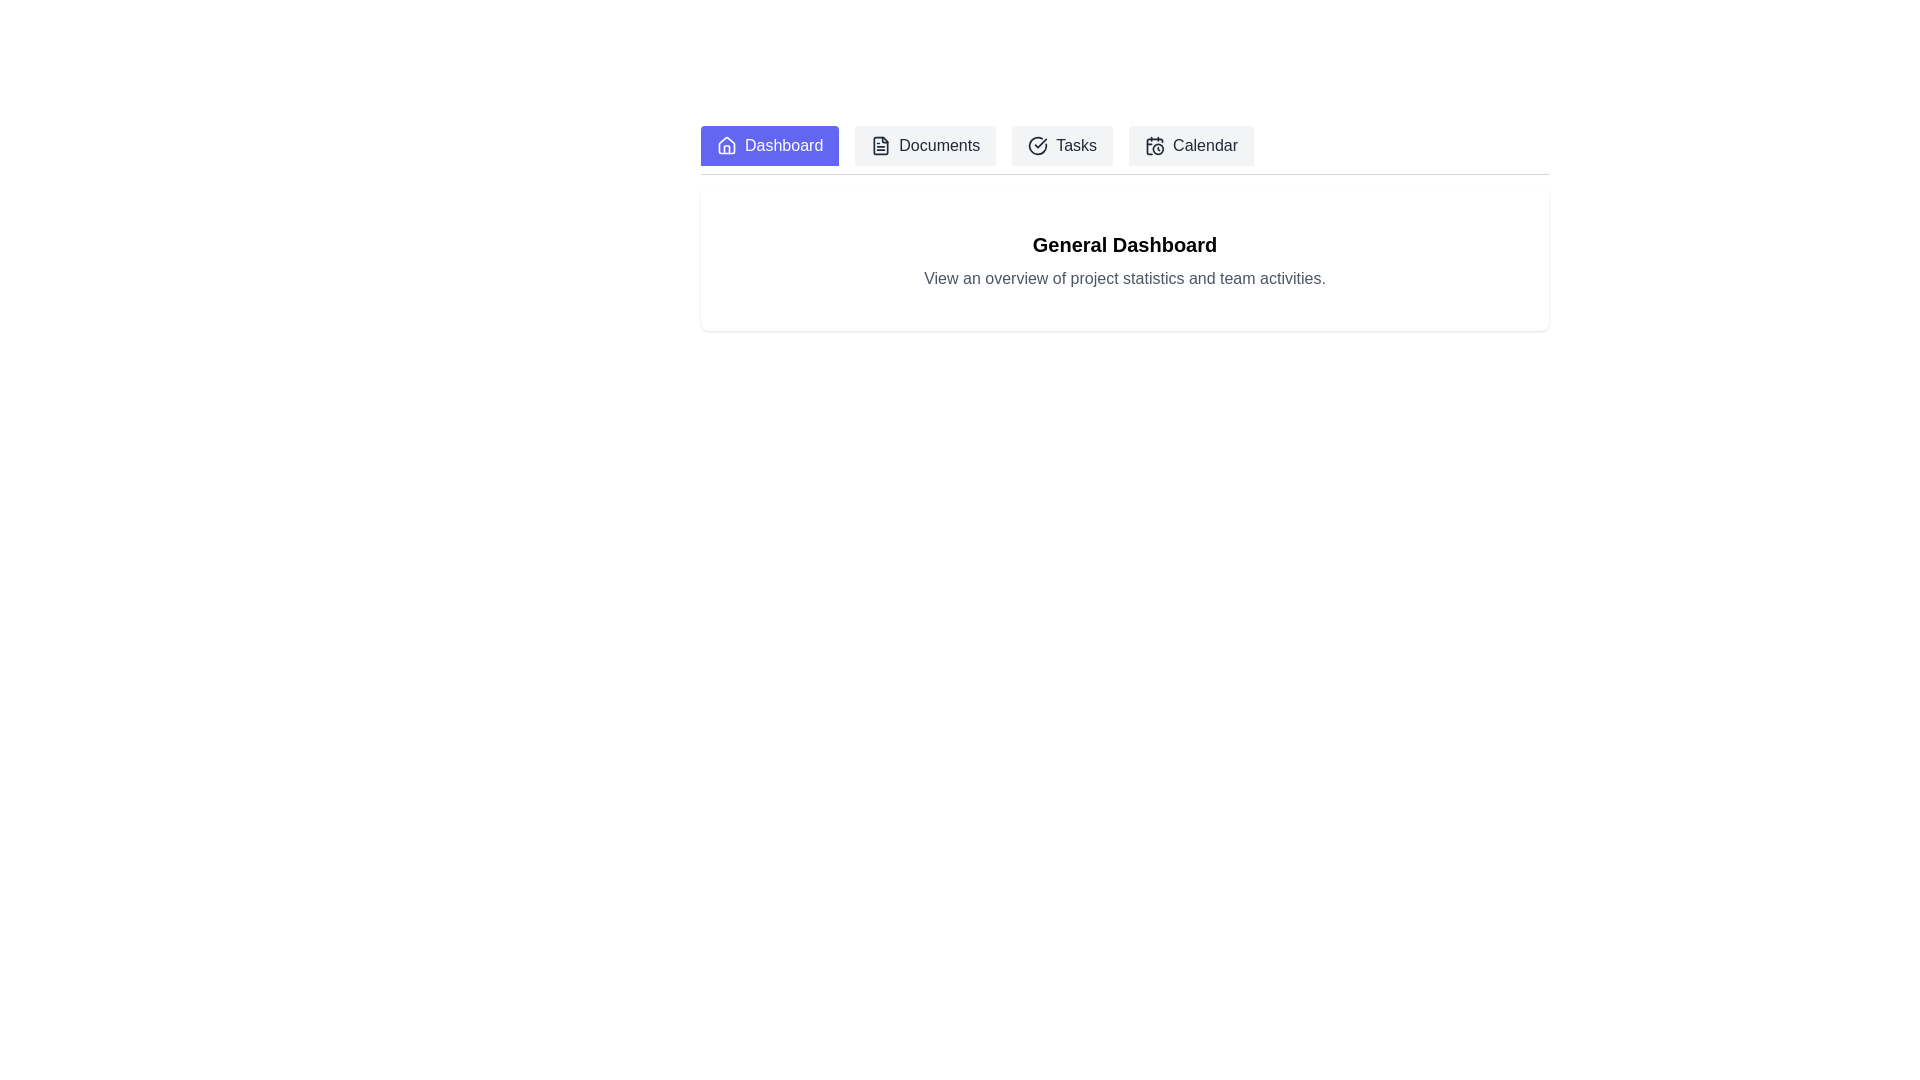 The height and width of the screenshot is (1080, 1920). Describe the element at coordinates (1124, 260) in the screenshot. I see `the informational text block titled 'General Dashboard', which has a bold title and a description about project statistics and team activities` at that location.